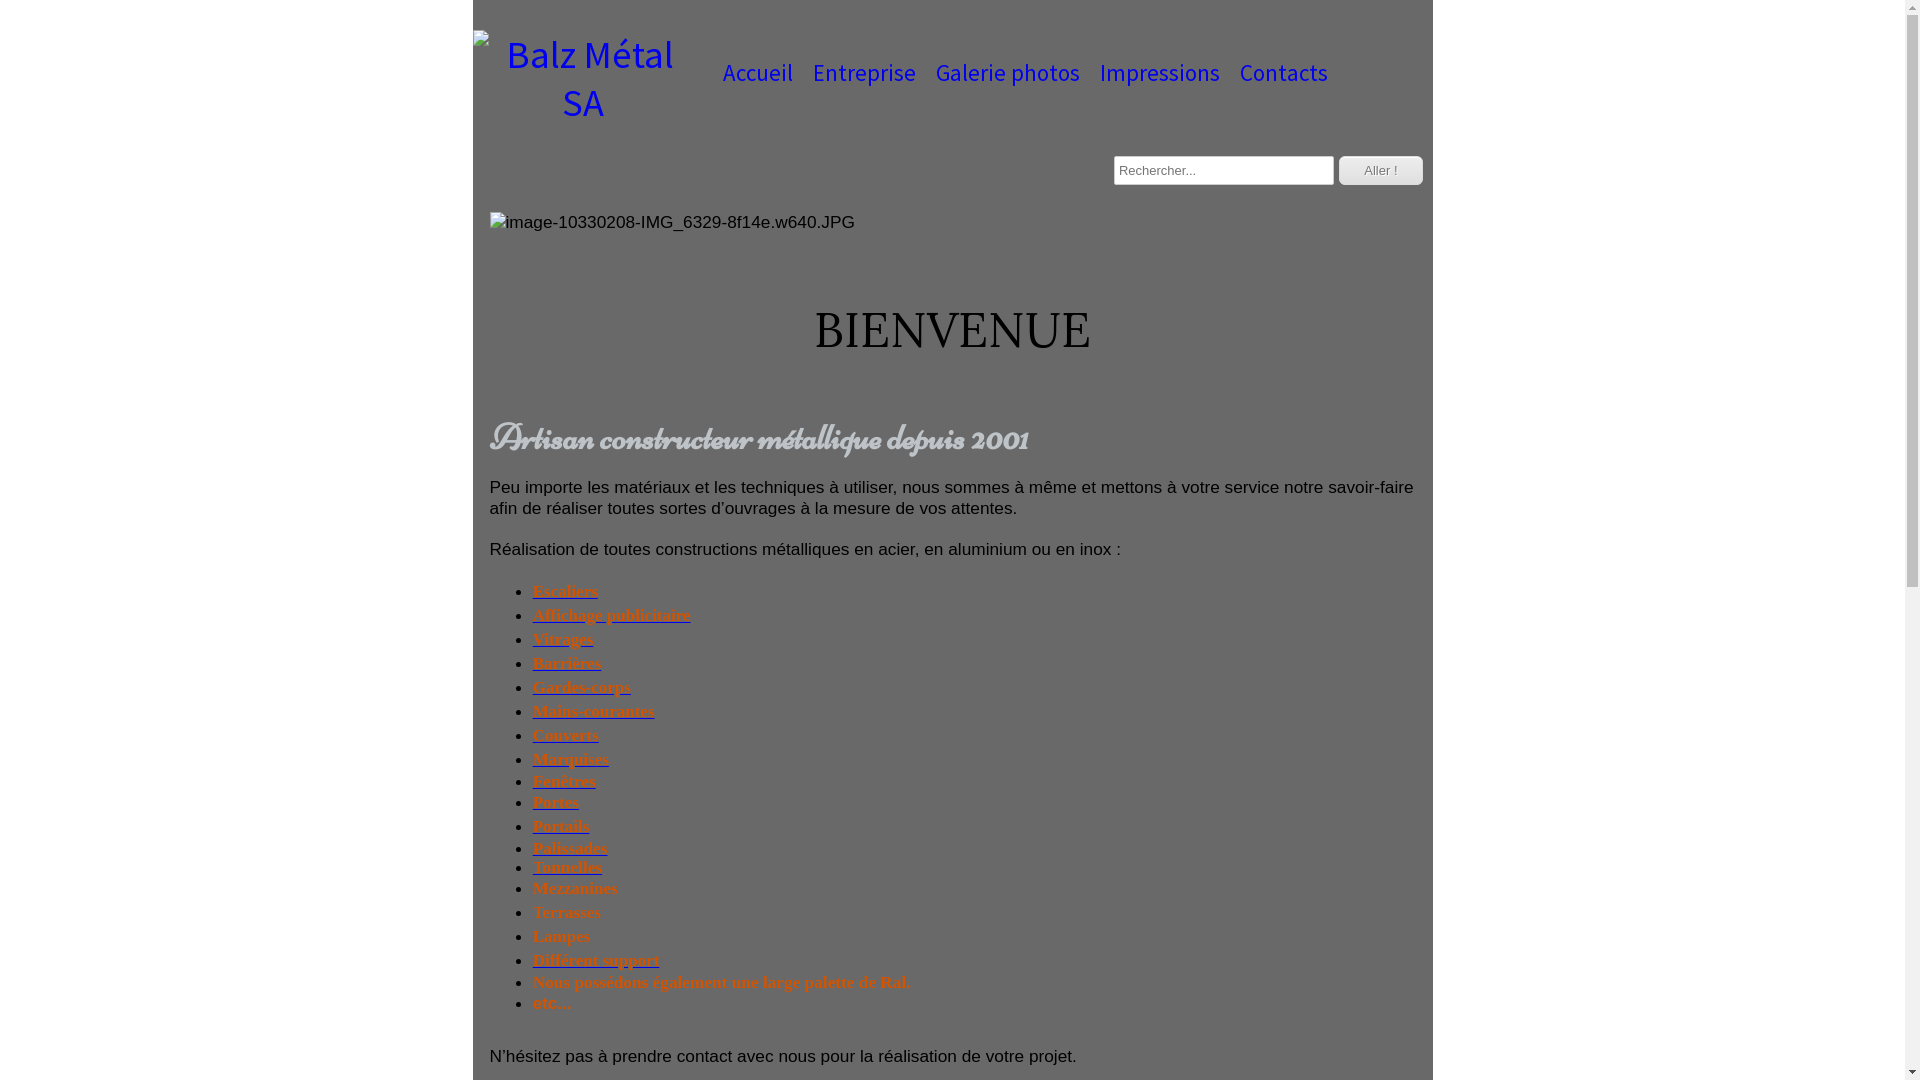 The image size is (1920, 1080). Describe the element at coordinates (566, 866) in the screenshot. I see `'Tonnelles'` at that location.